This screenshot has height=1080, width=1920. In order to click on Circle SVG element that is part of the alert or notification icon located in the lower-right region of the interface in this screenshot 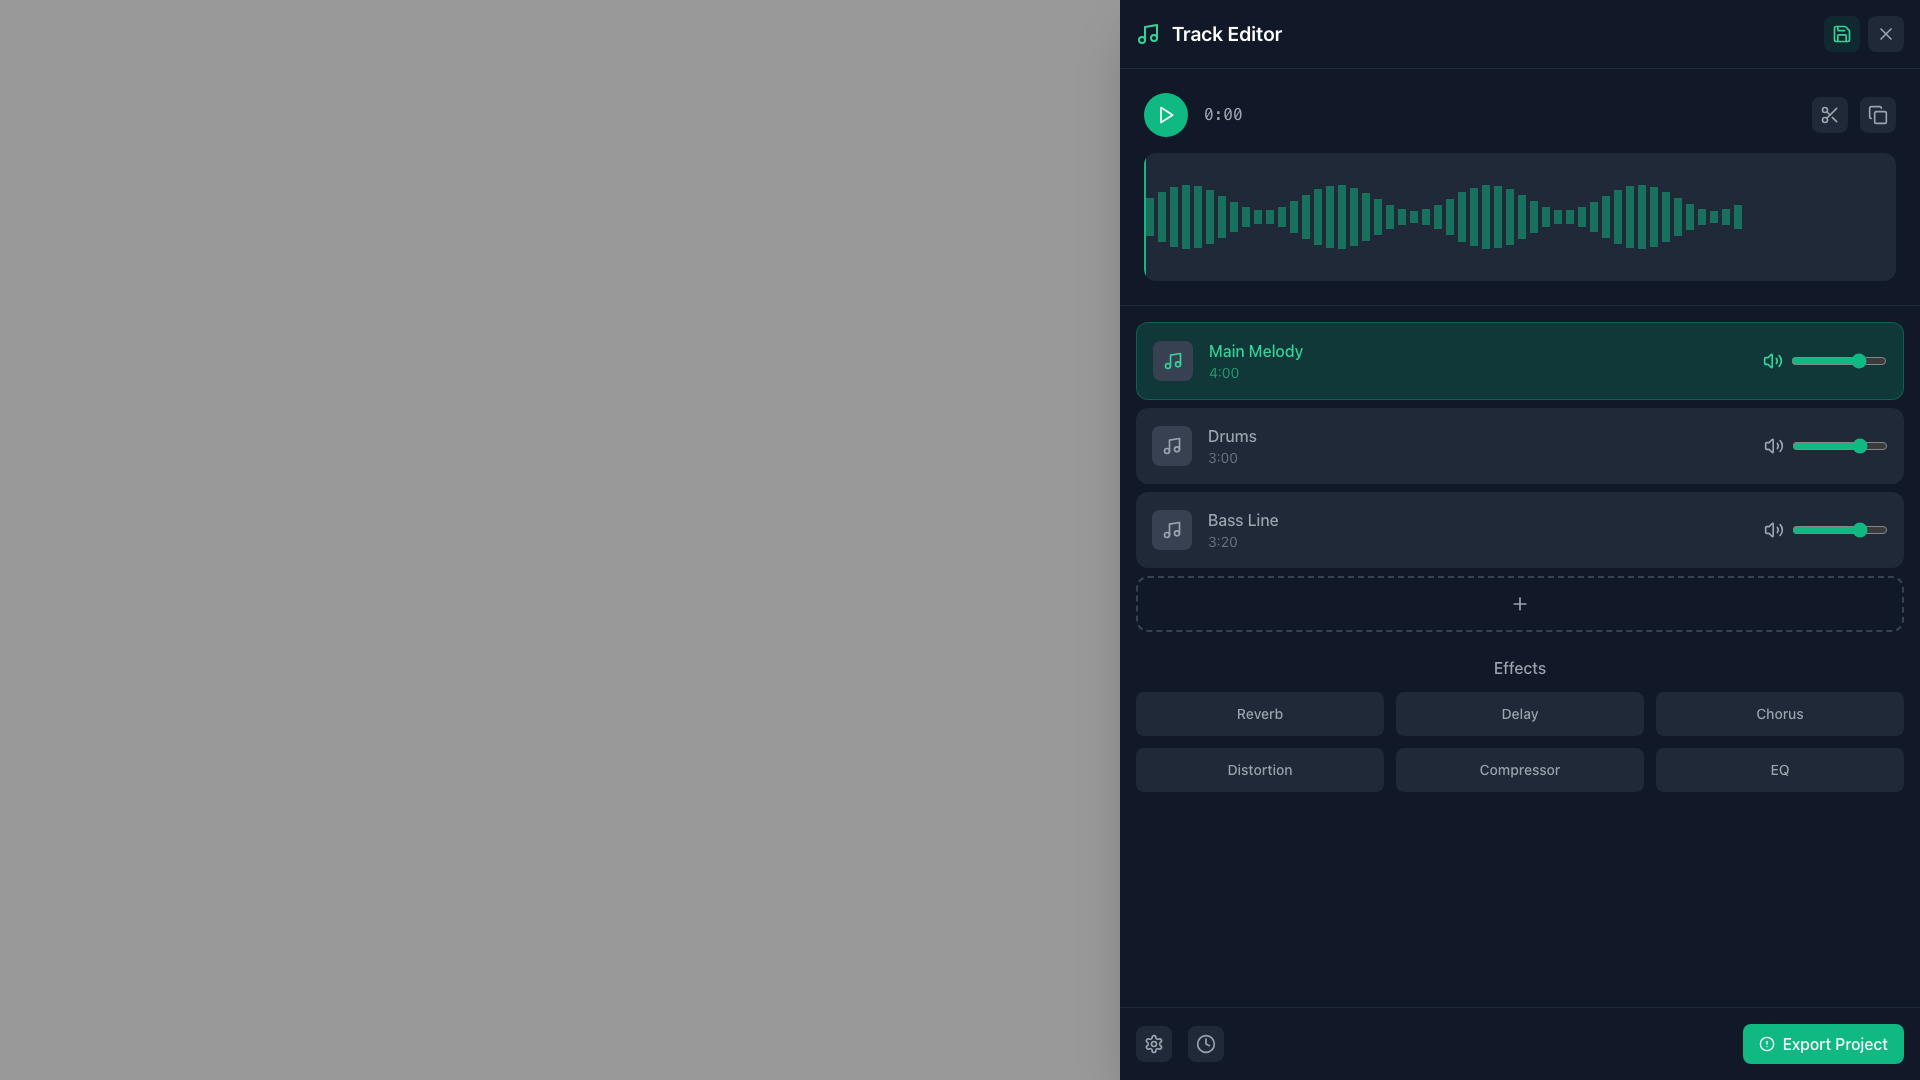, I will do `click(1766, 1043)`.